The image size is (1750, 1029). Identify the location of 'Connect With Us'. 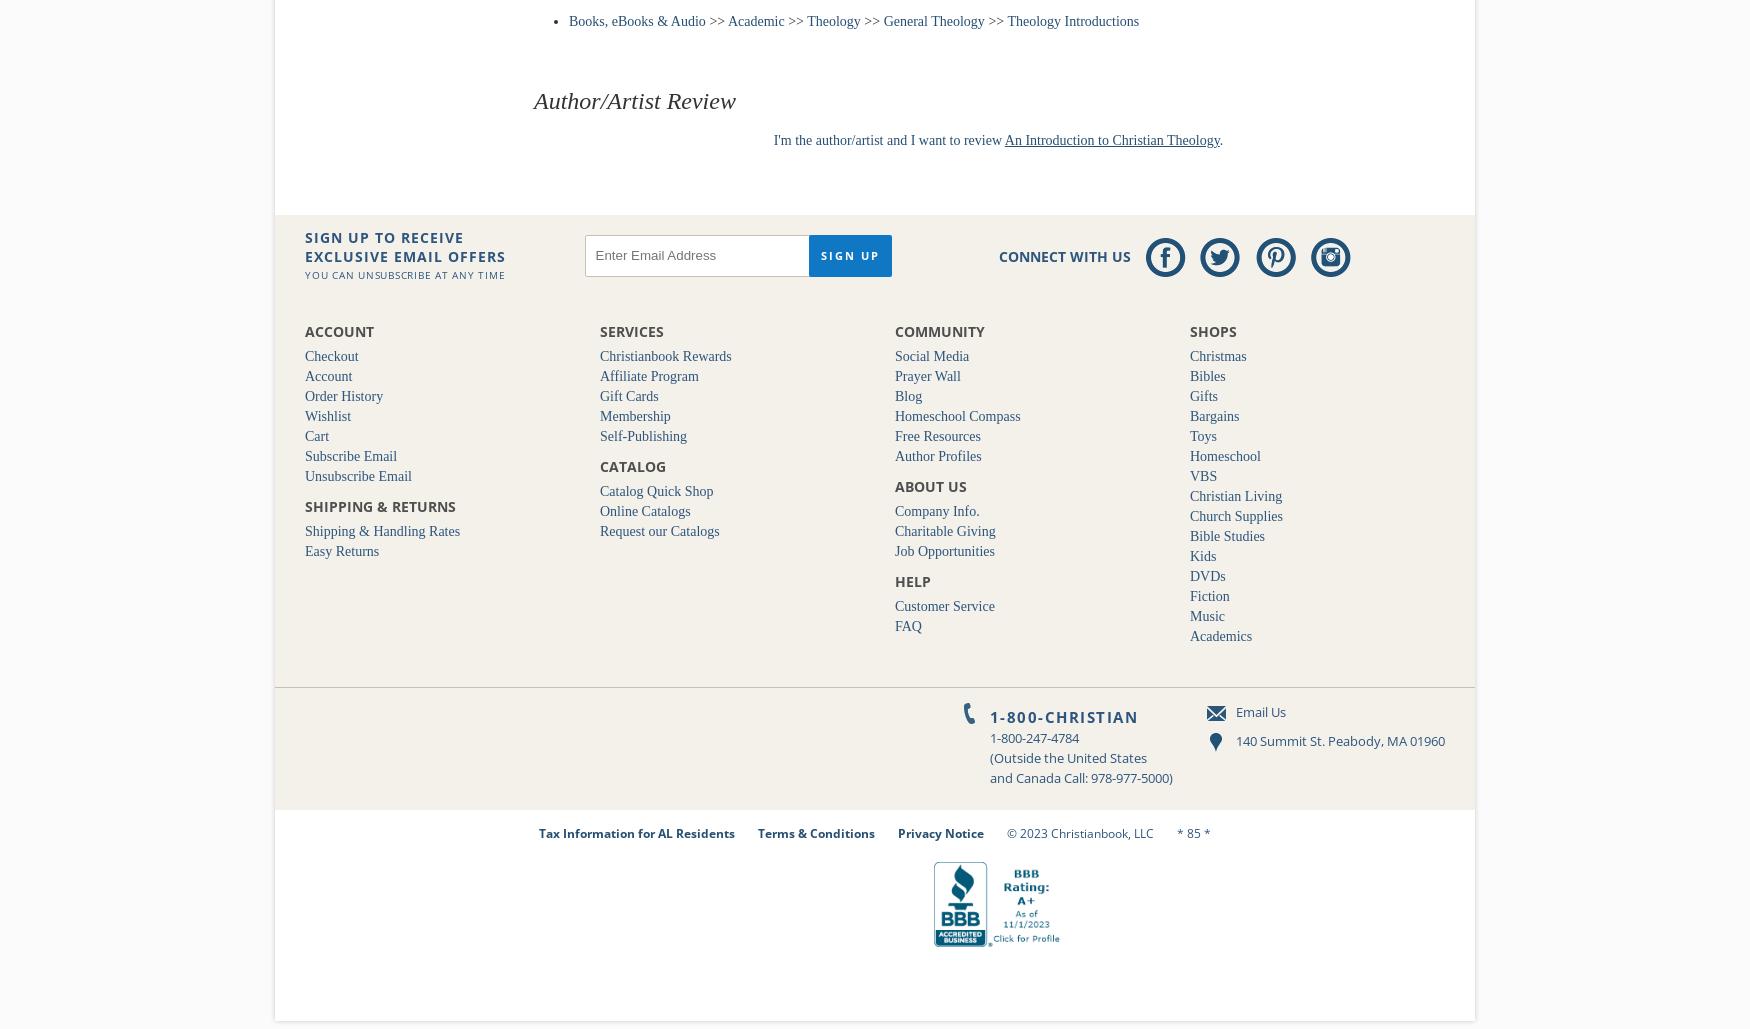
(1065, 254).